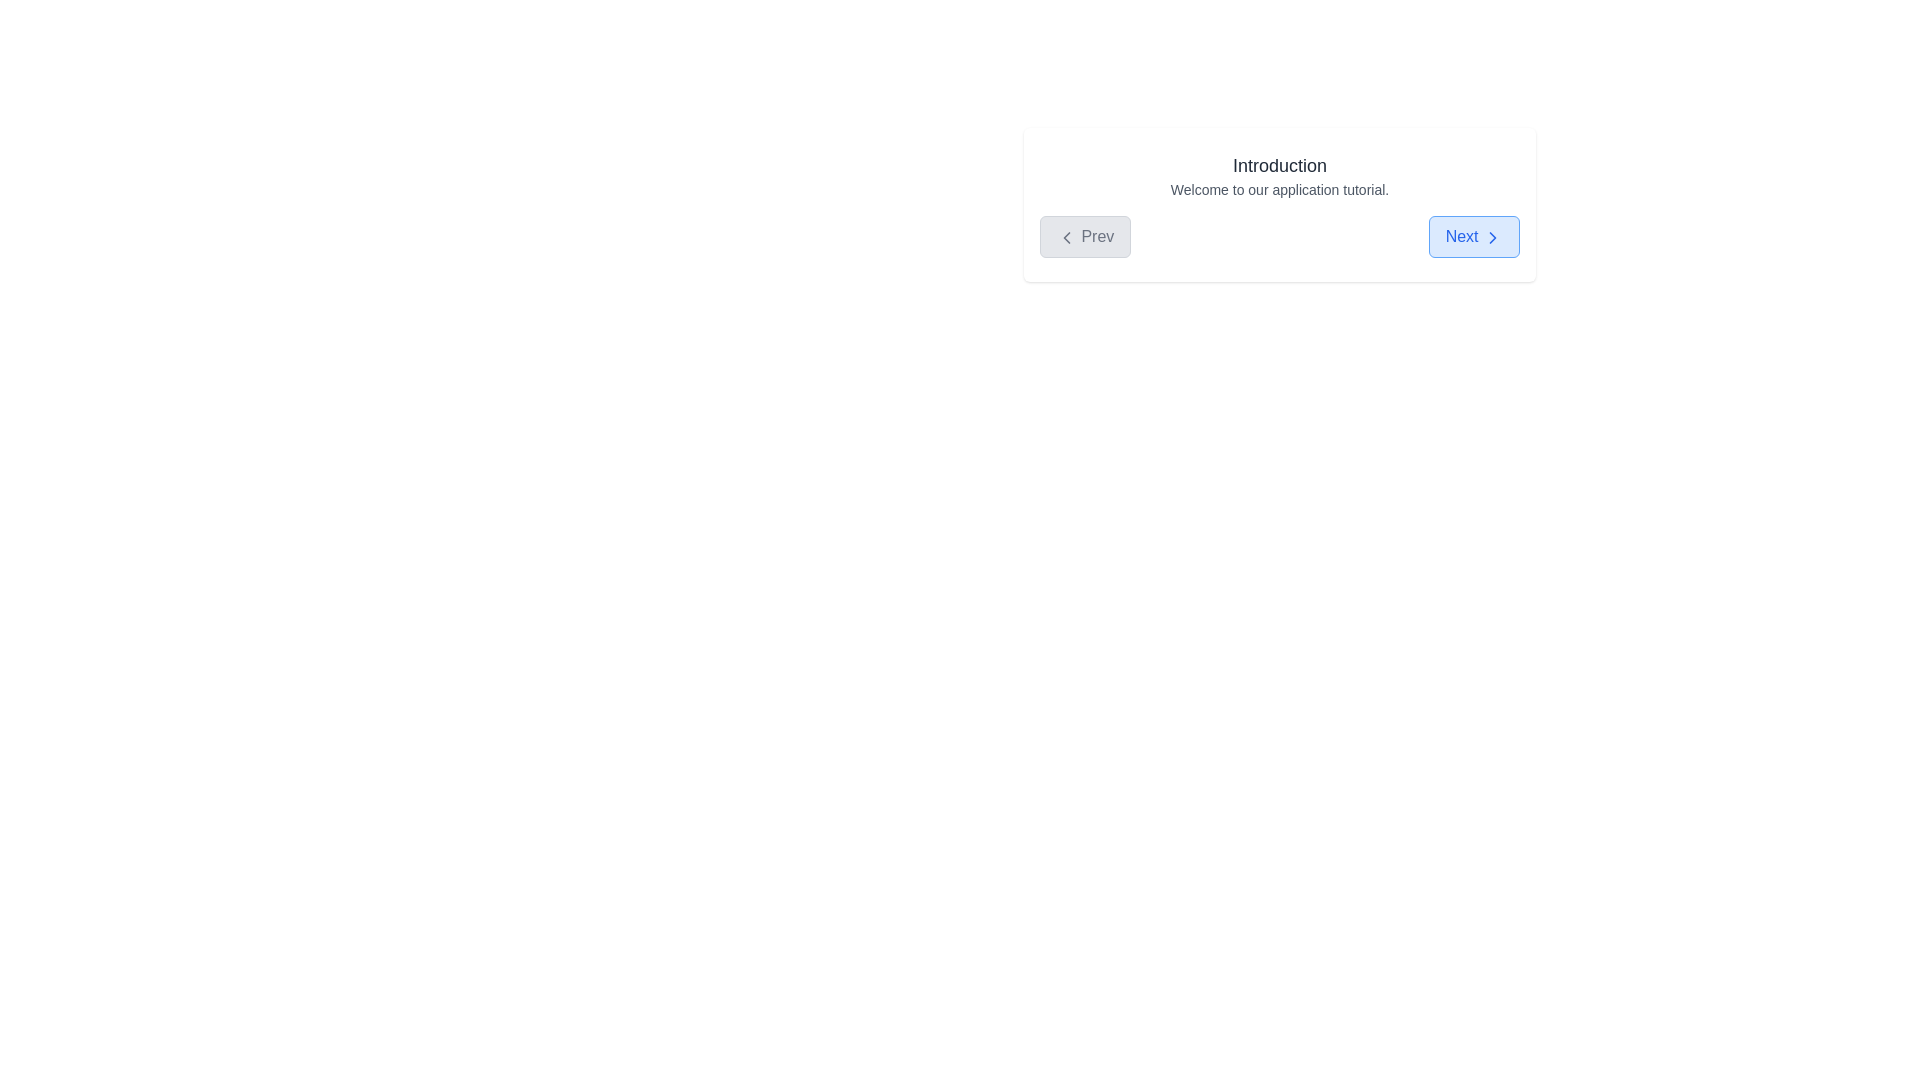 This screenshot has width=1920, height=1080. I want to click on the prominent heading labeled 'Introduction' which is styled in bold and larger text, located centrally above the text 'Welcome to our application tutorial.', so click(1280, 164).